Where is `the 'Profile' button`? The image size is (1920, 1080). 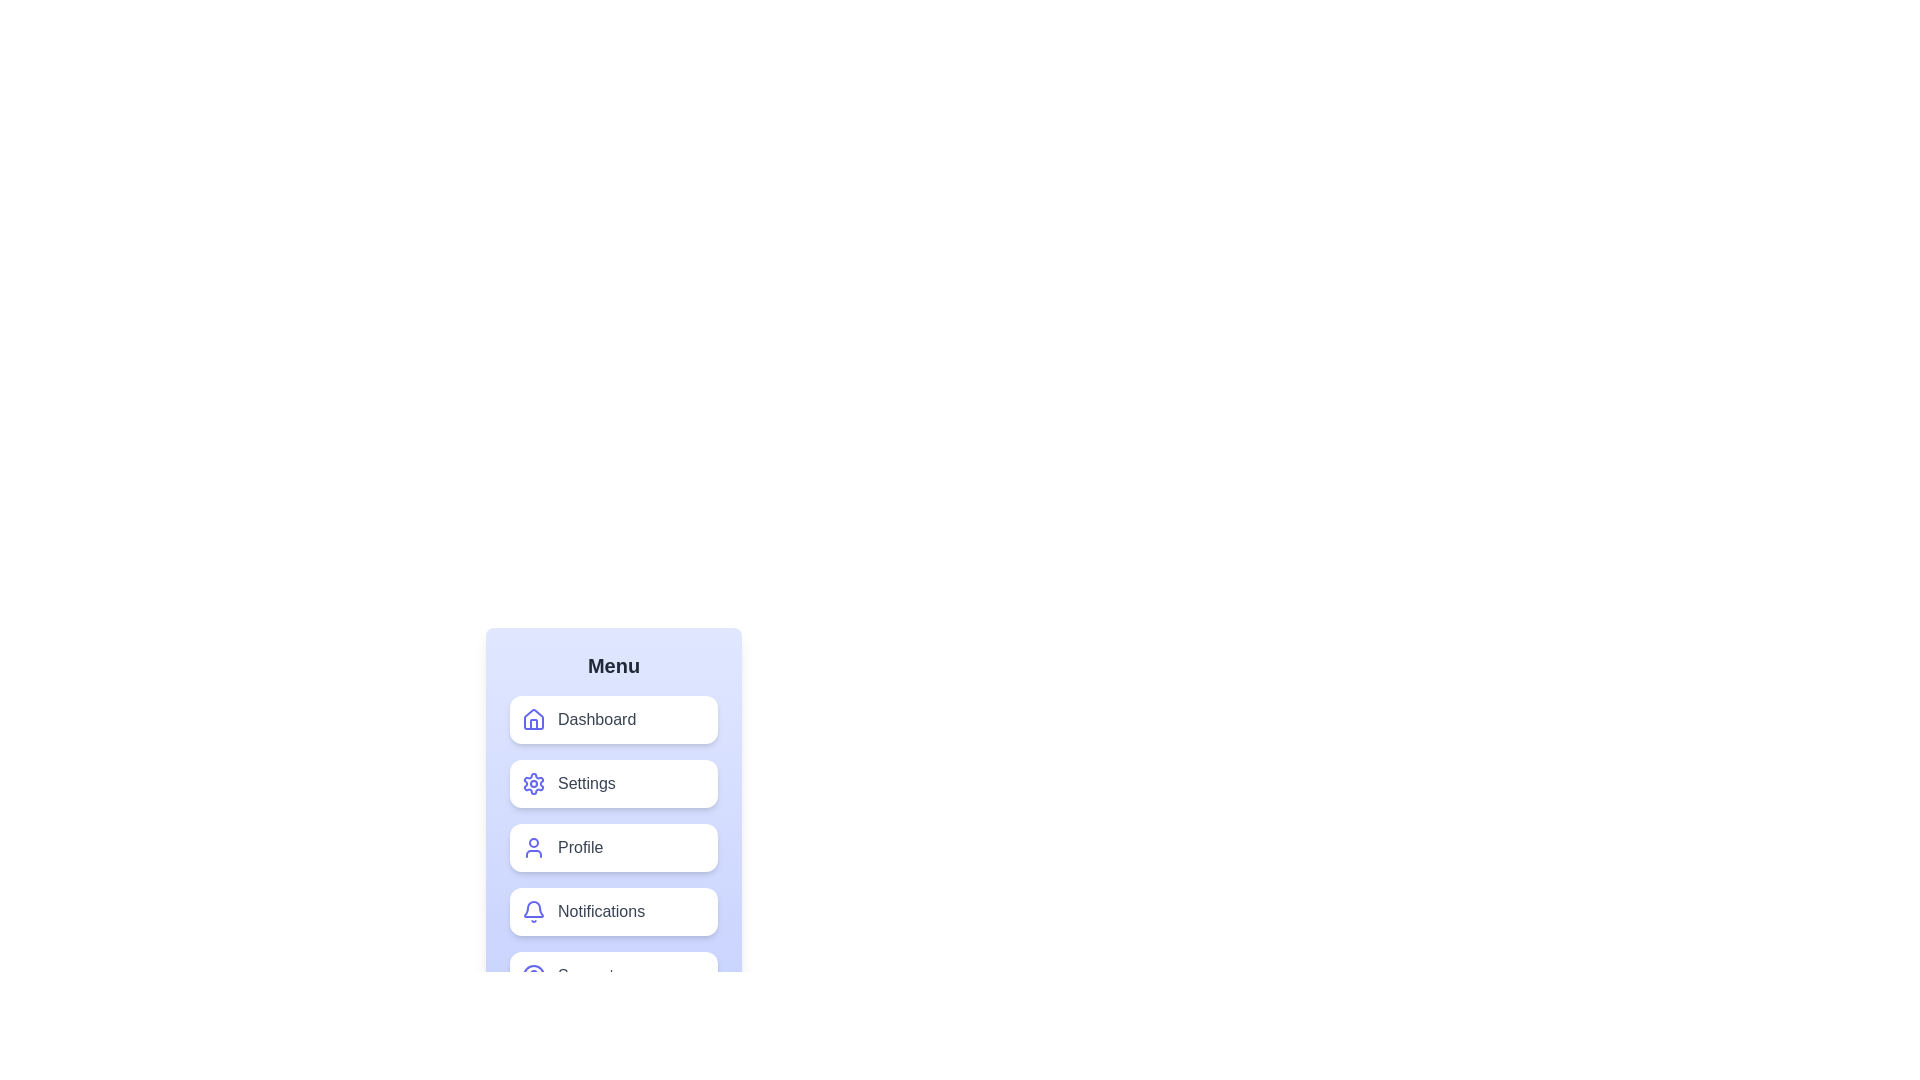
the 'Profile' button is located at coordinates (613, 825).